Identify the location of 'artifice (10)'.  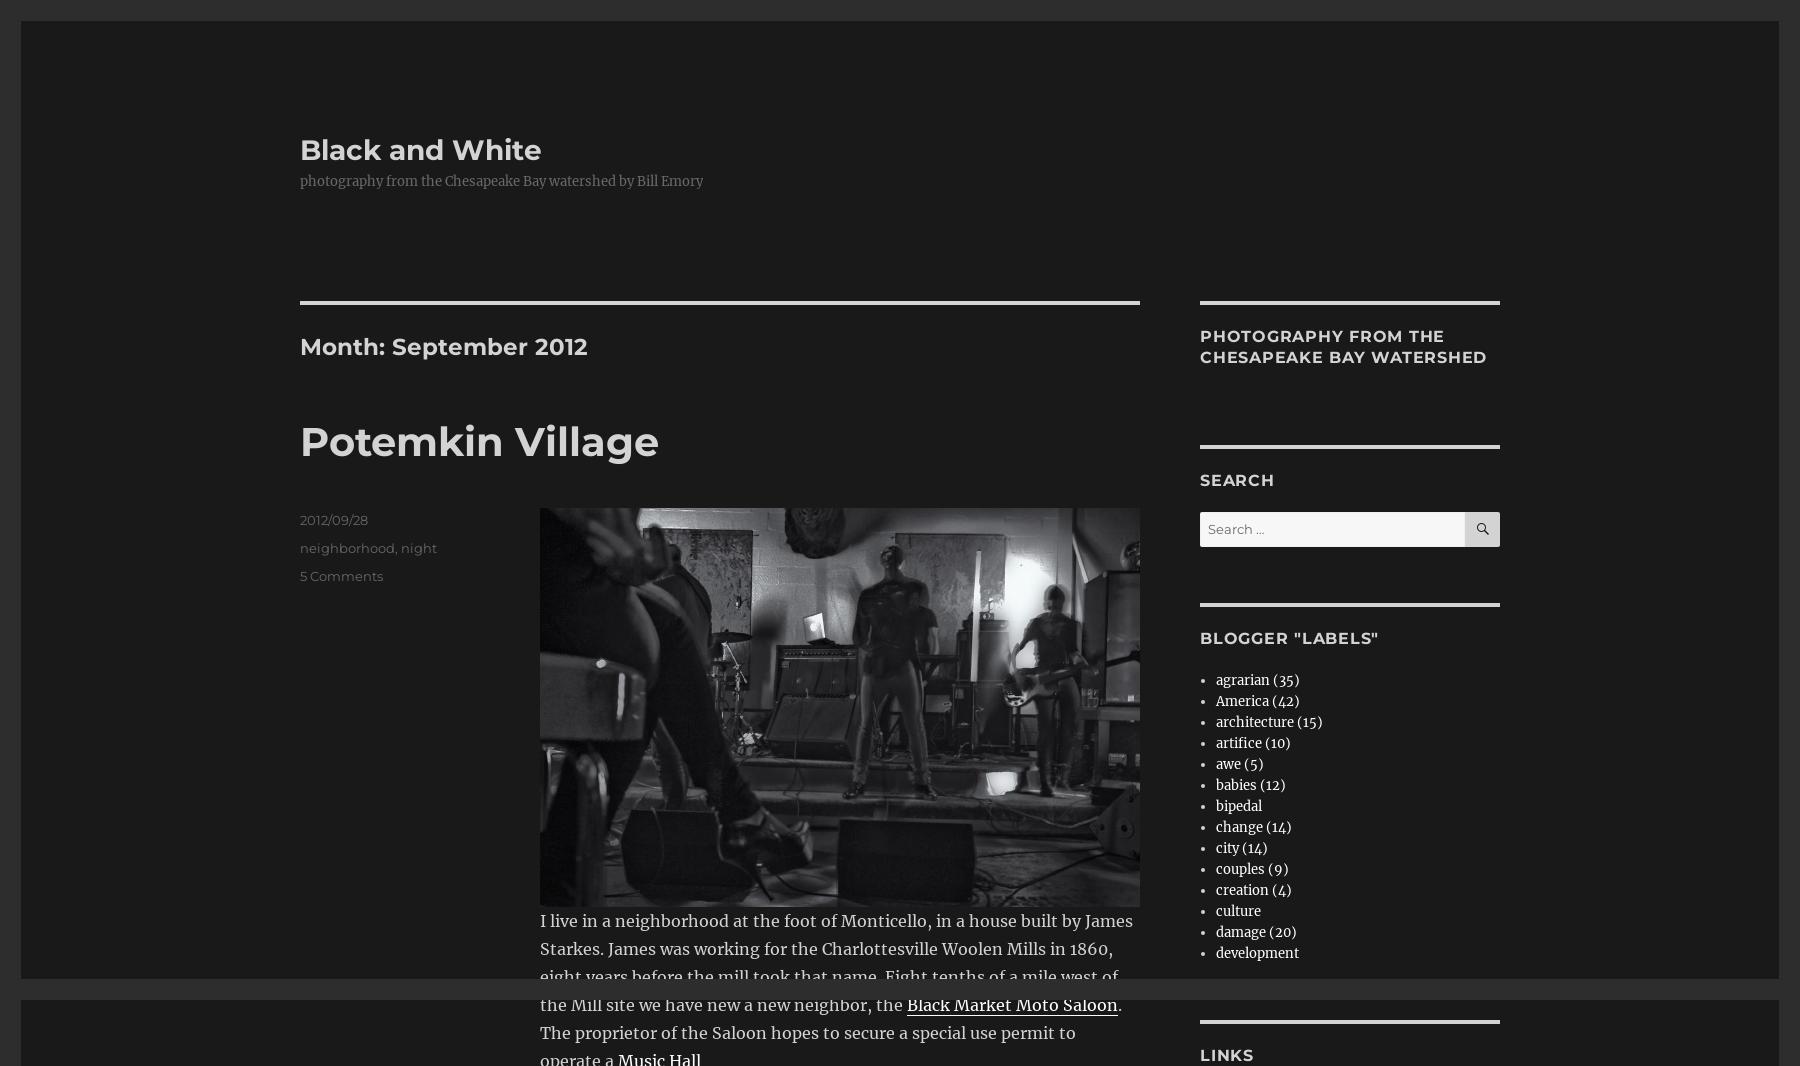
(1253, 742).